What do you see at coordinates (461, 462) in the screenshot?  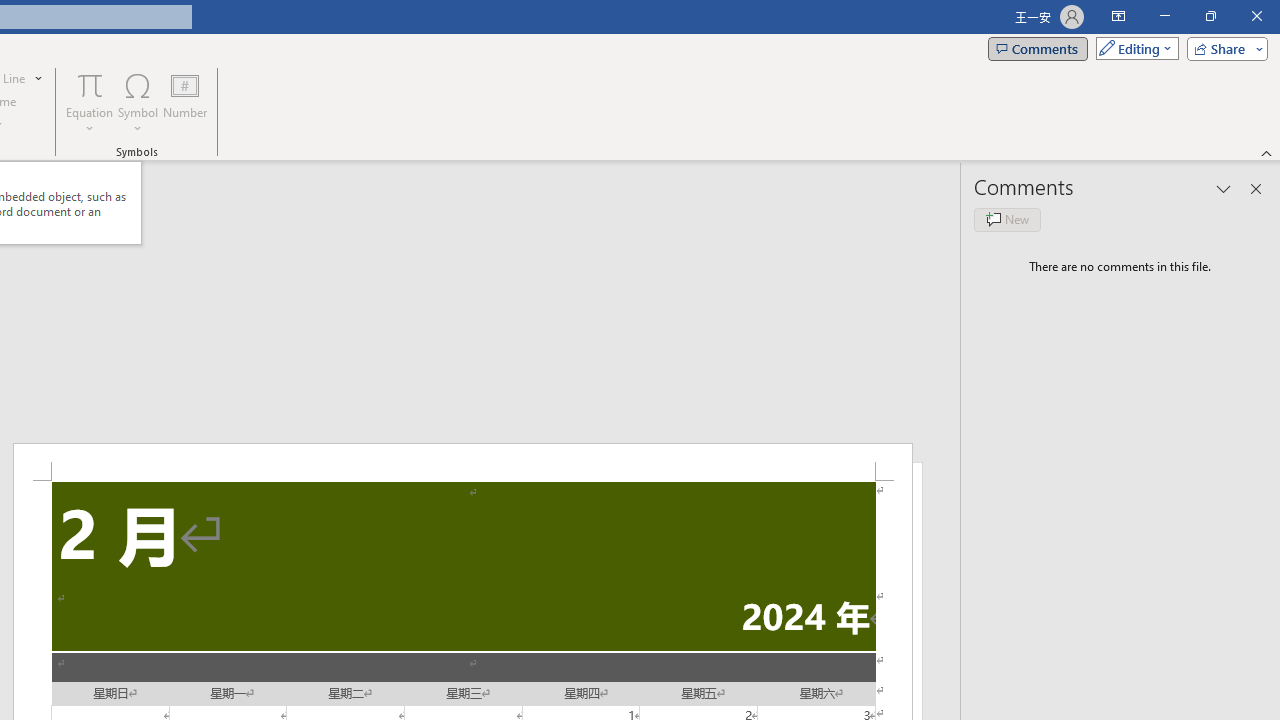 I see `'Header -Section 2-'` at bounding box center [461, 462].